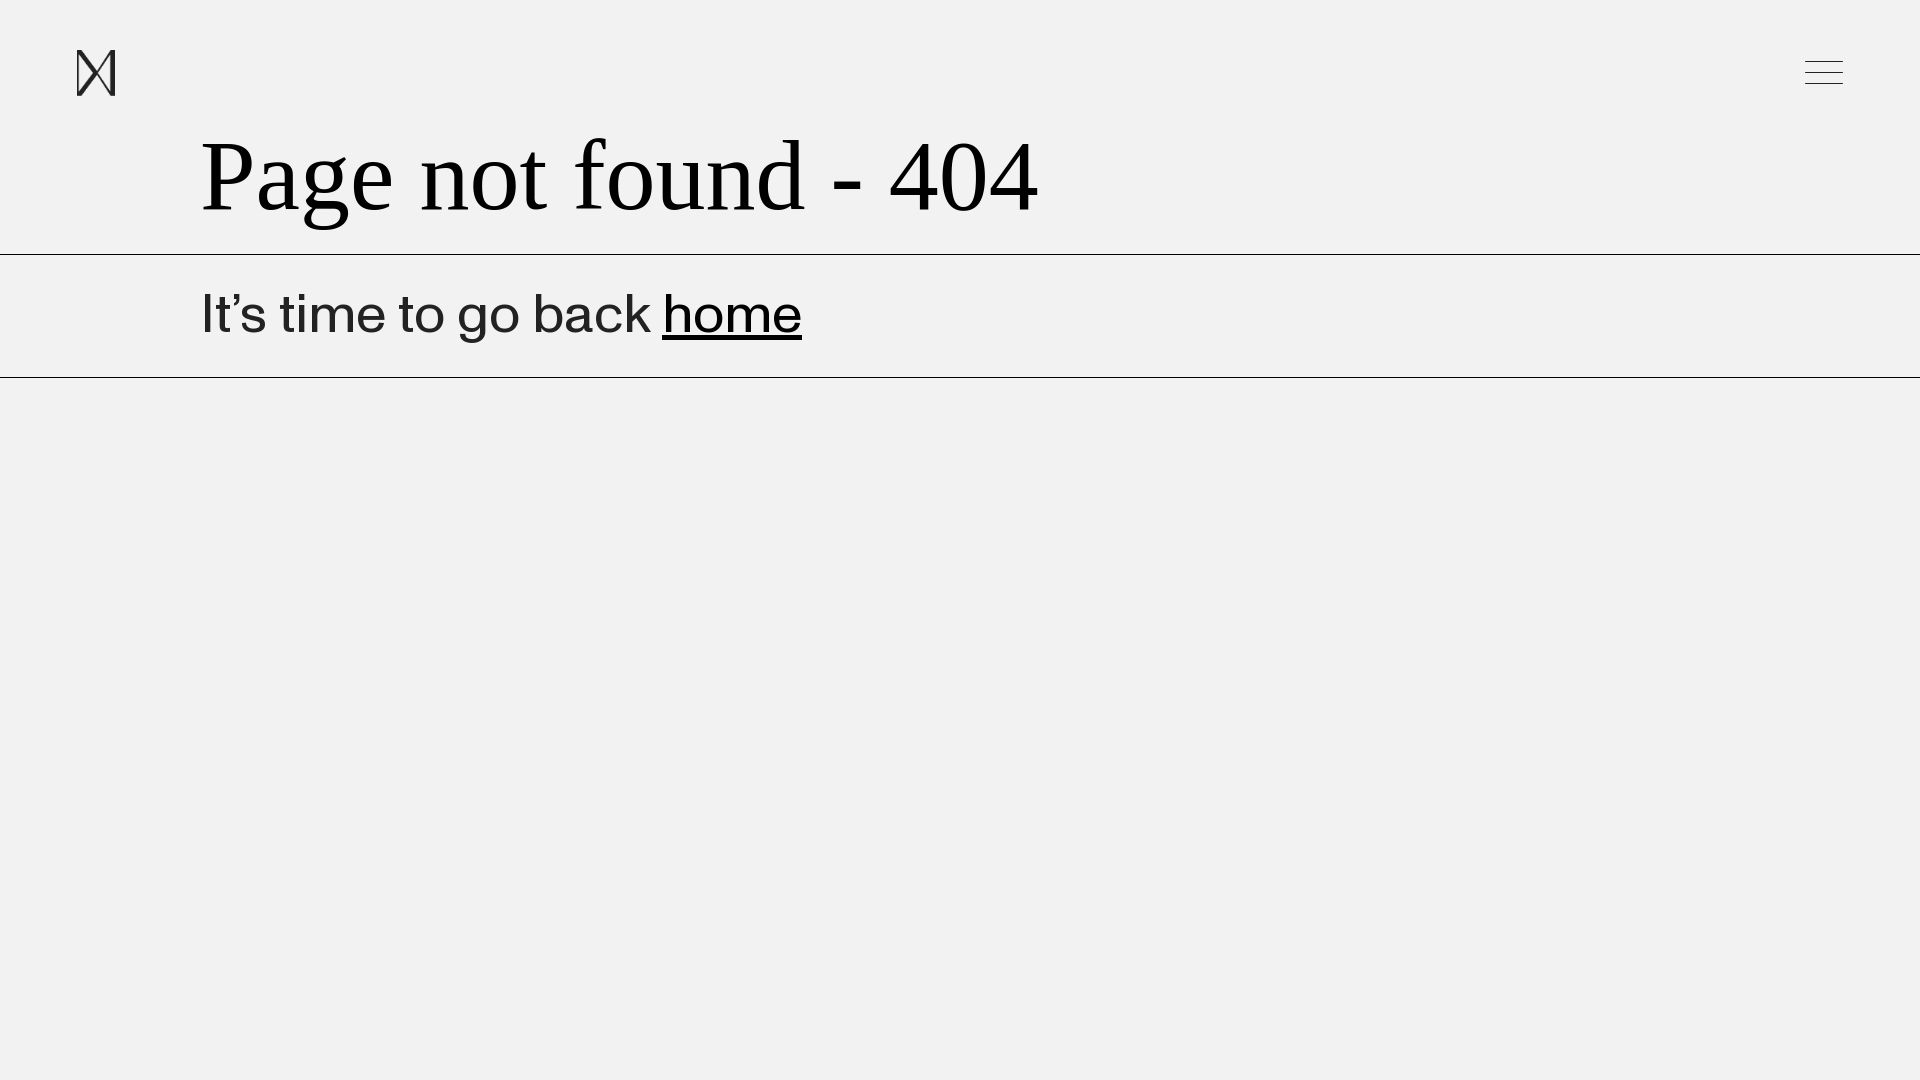 The height and width of the screenshot is (1080, 1920). I want to click on 'home', so click(730, 315).